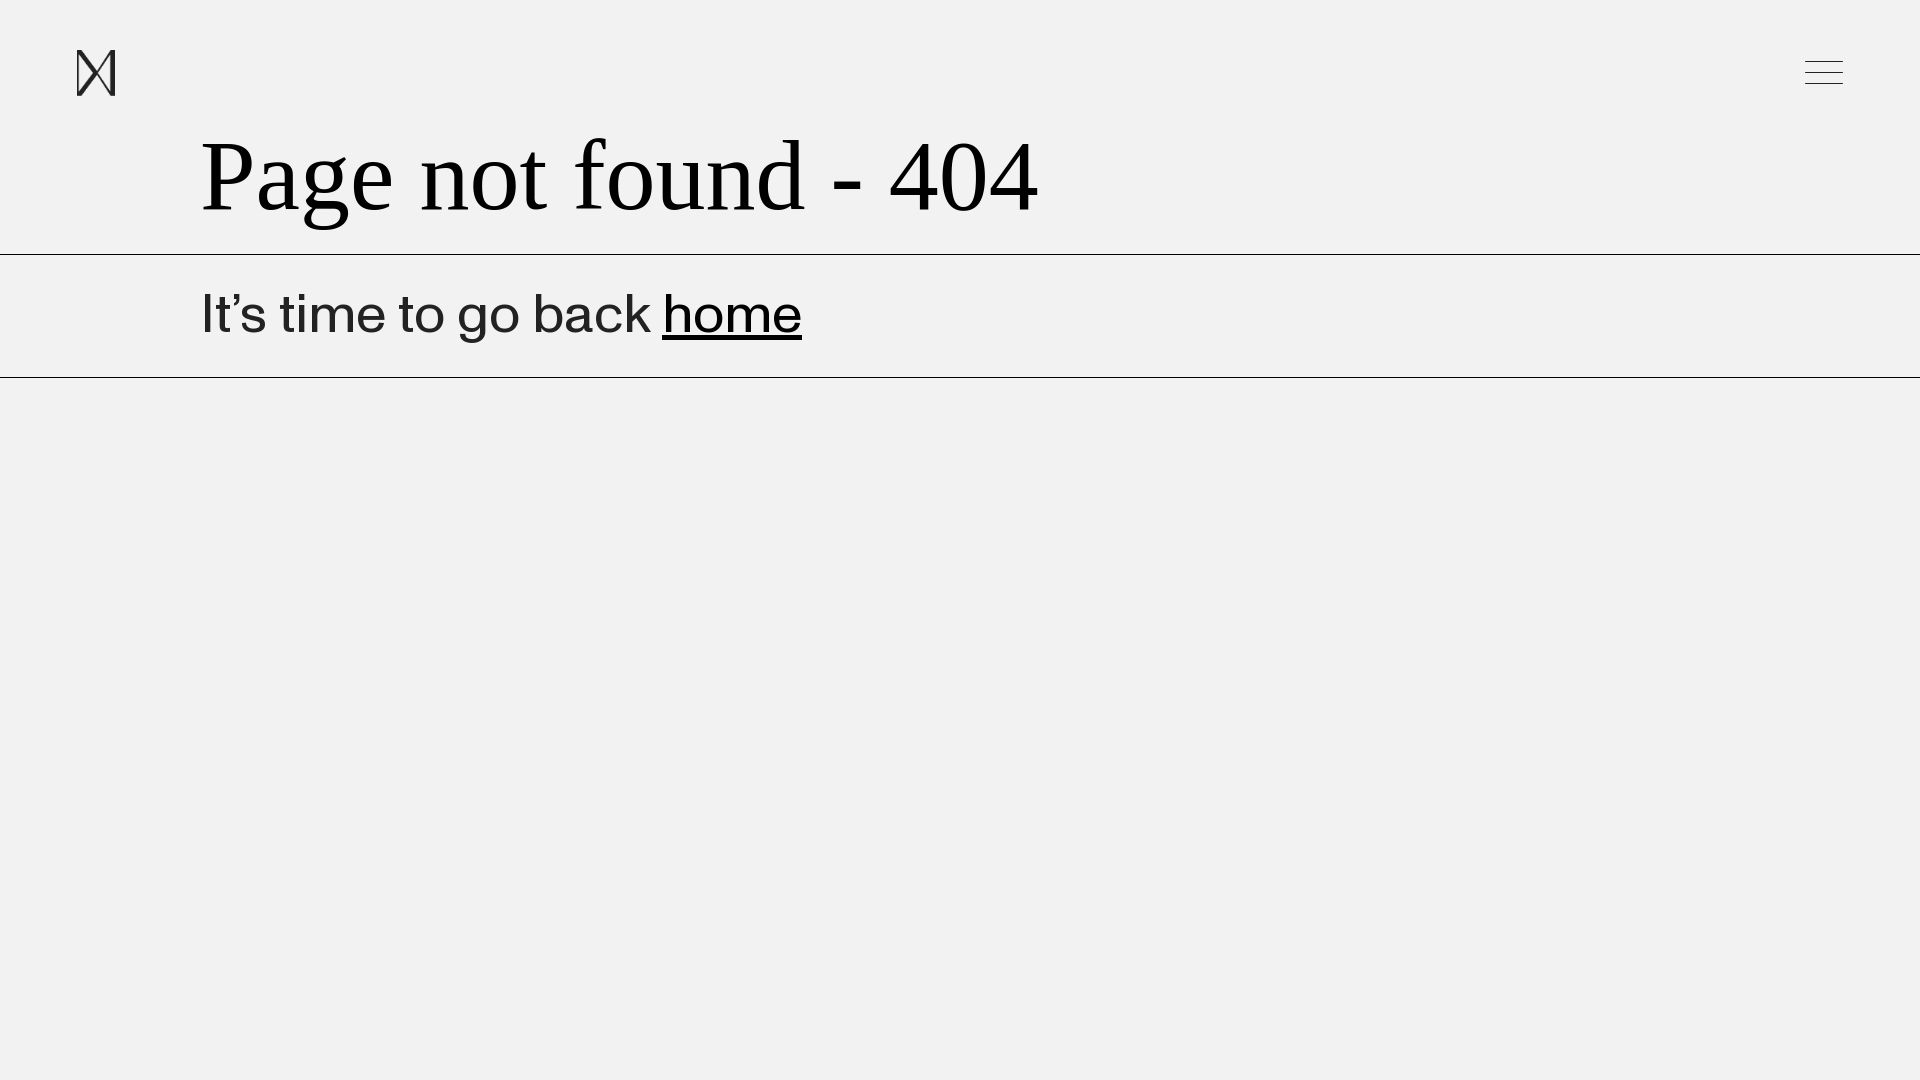 The height and width of the screenshot is (1080, 1920). I want to click on 'home', so click(730, 315).